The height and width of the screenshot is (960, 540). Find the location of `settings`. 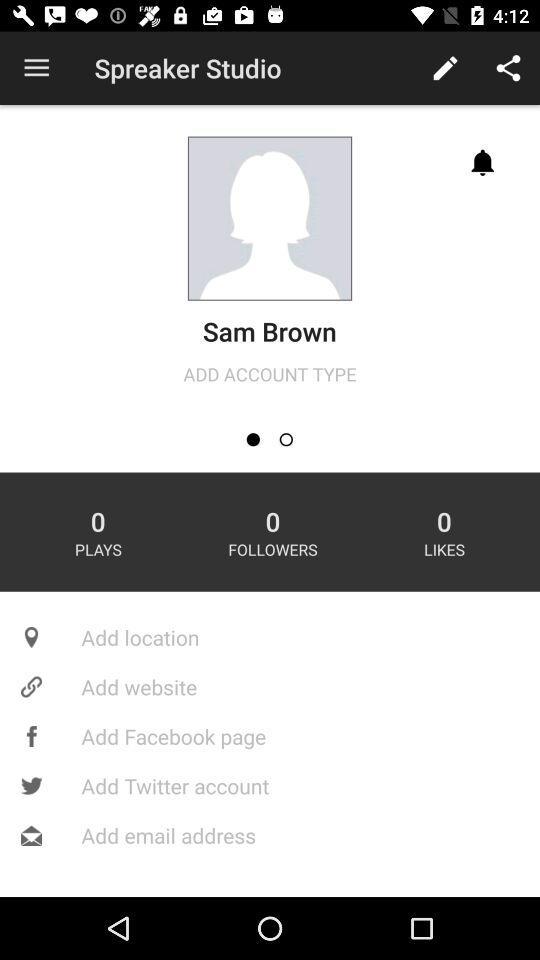

settings is located at coordinates (285, 439).